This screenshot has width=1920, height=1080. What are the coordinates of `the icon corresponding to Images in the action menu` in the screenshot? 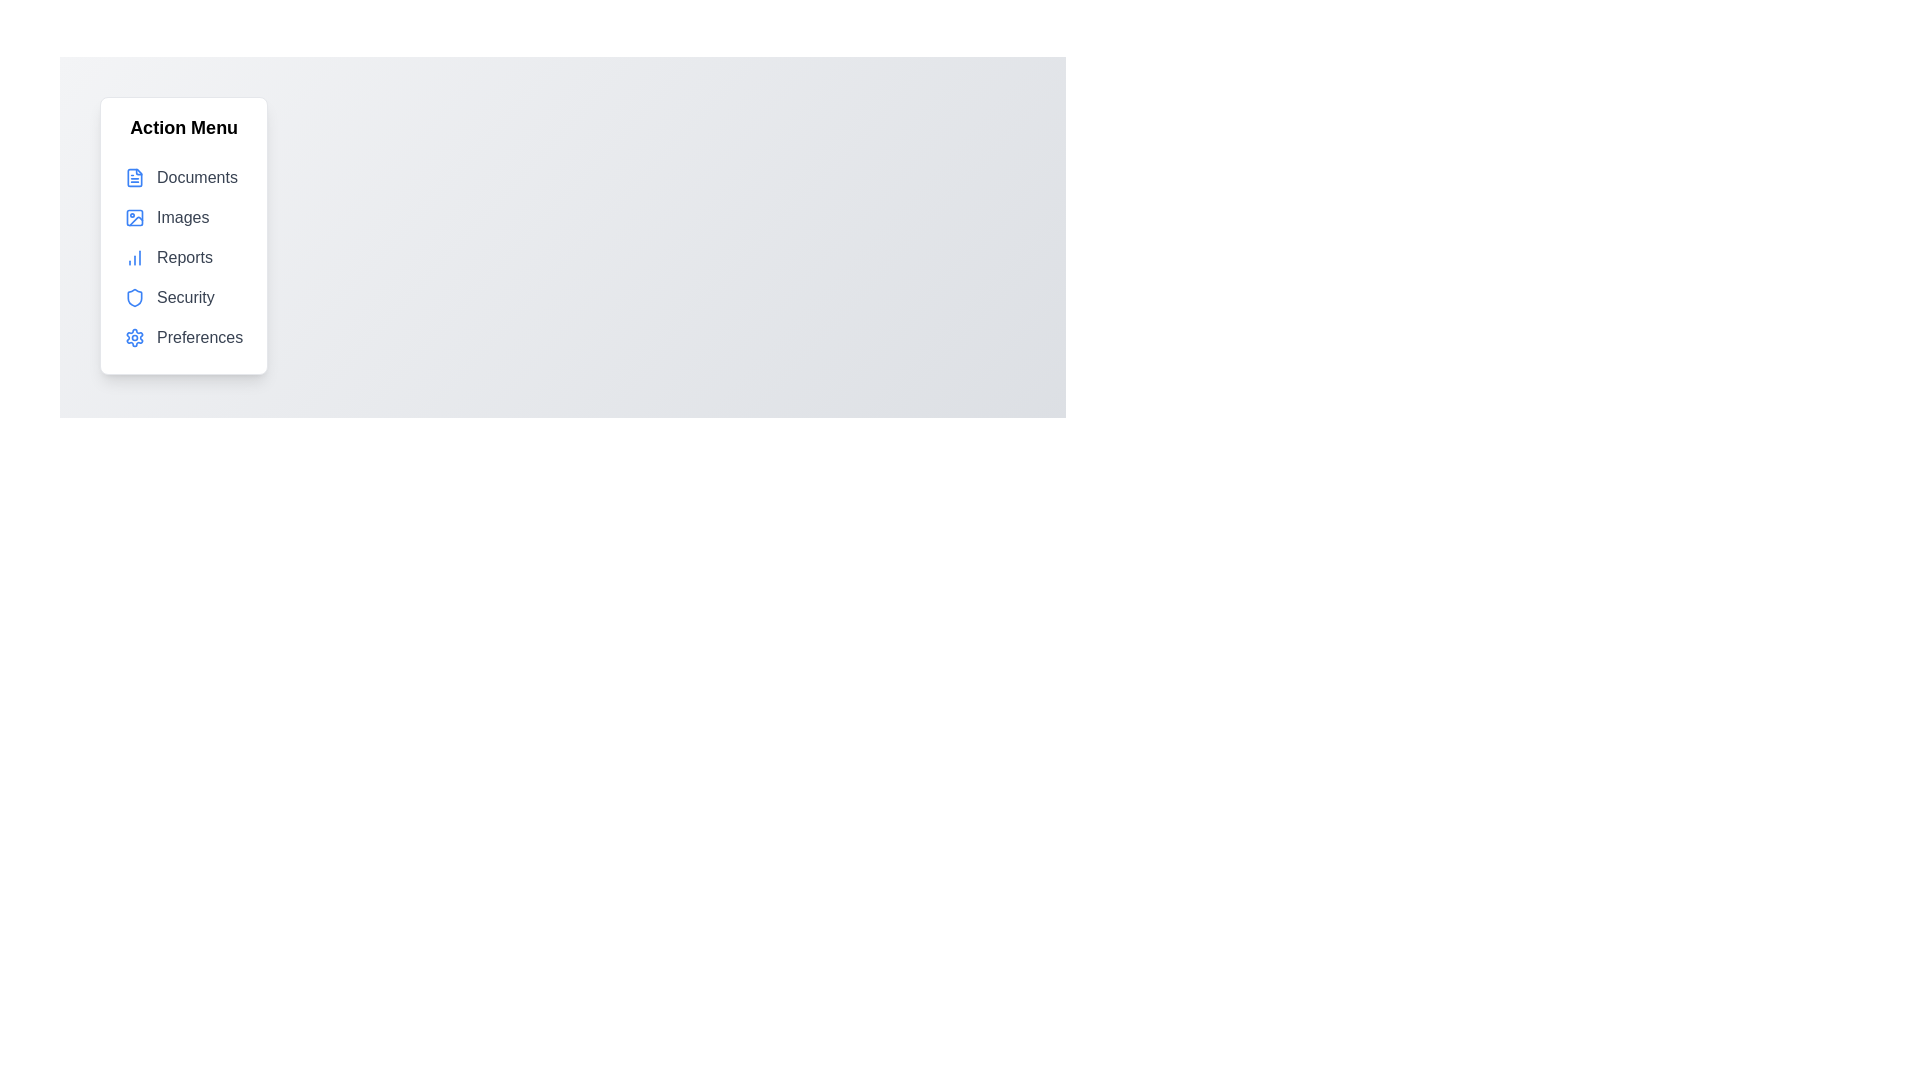 It's located at (133, 218).